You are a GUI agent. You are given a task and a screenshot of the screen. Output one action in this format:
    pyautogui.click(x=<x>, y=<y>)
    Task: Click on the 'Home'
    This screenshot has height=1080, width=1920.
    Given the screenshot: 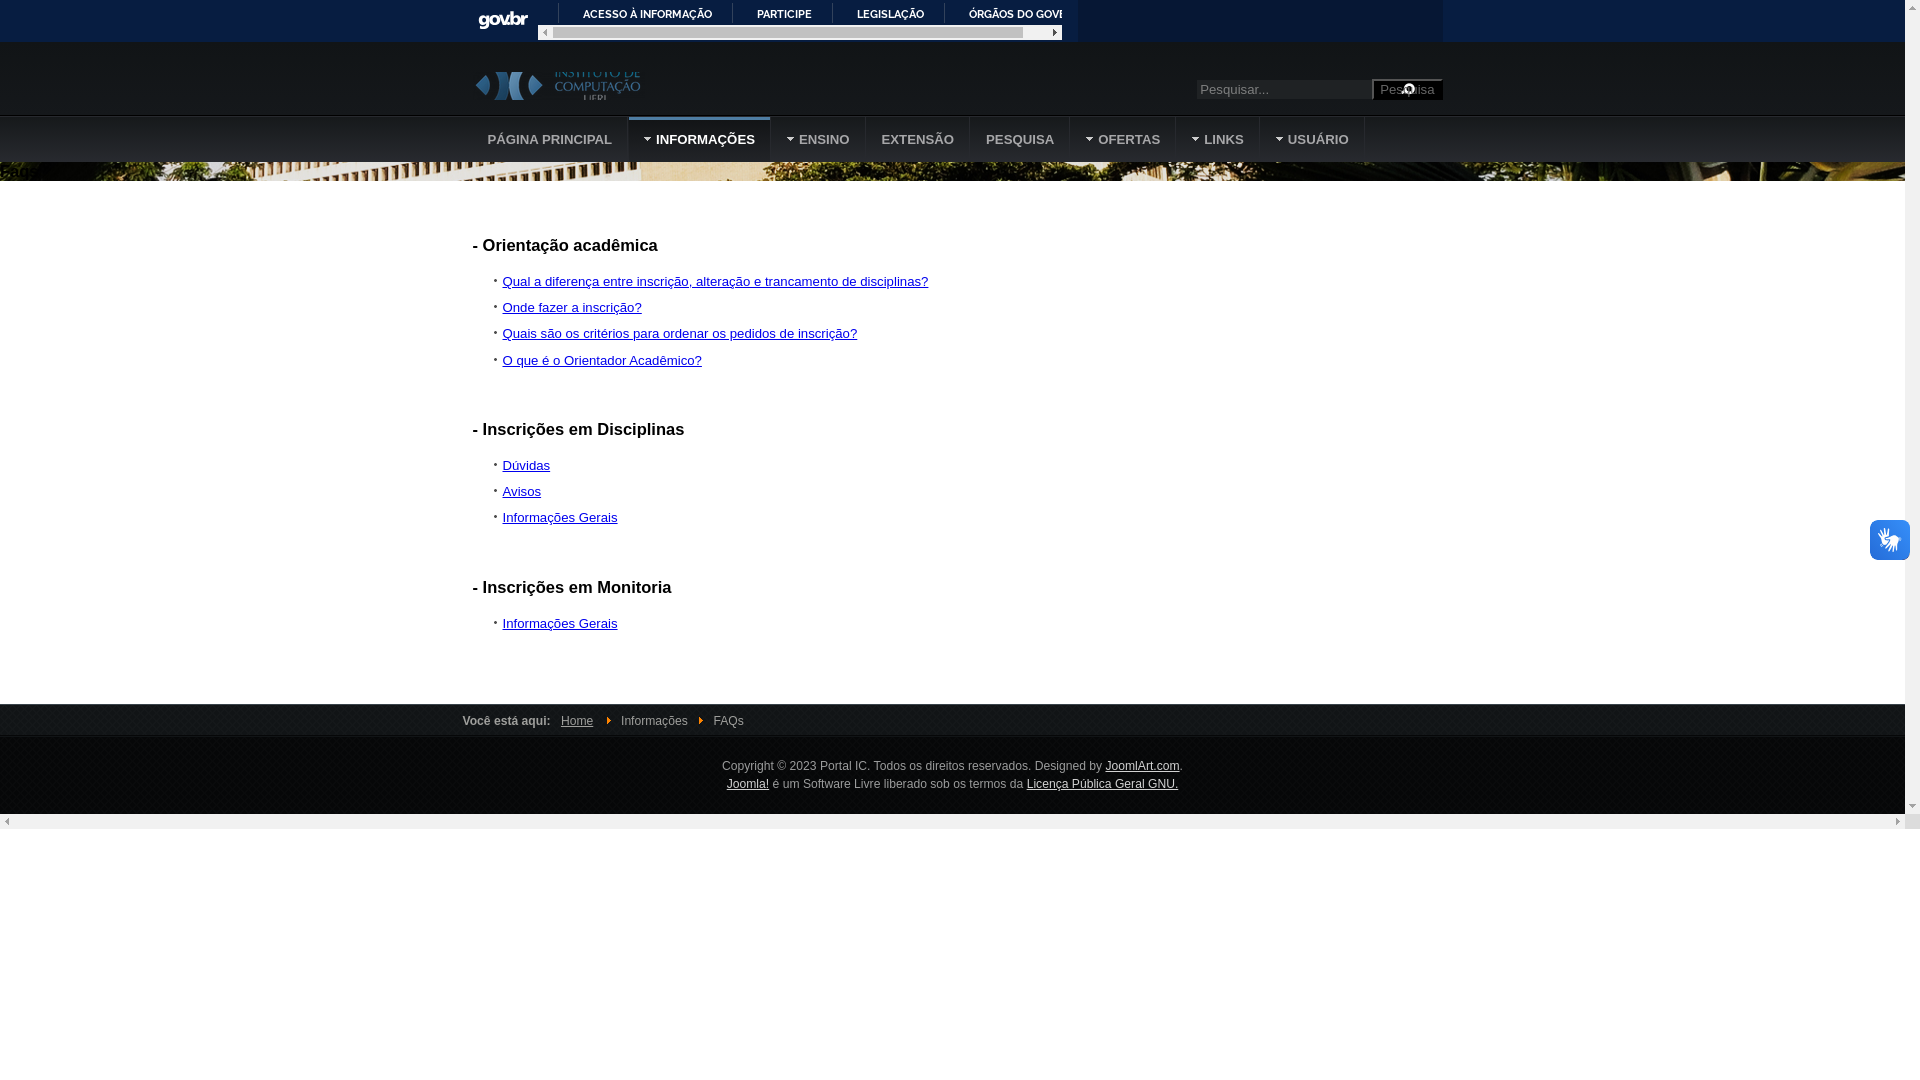 What is the action you would take?
    pyautogui.click(x=575, y=721)
    